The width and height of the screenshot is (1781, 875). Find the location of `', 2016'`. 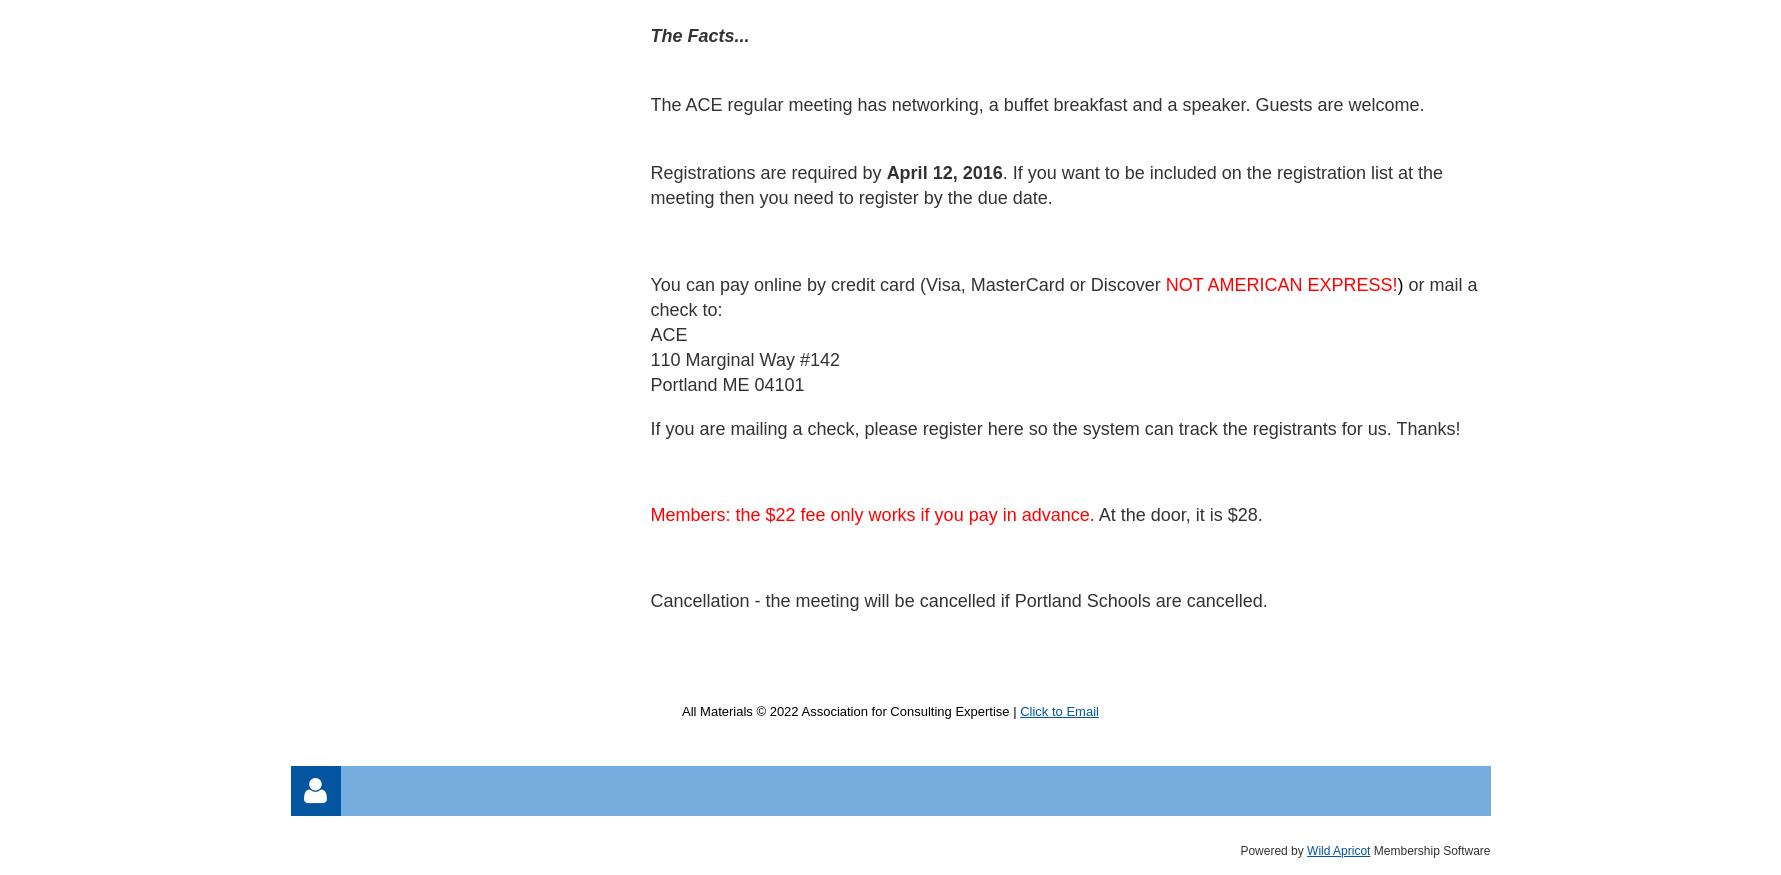

', 2016' is located at coordinates (977, 171).